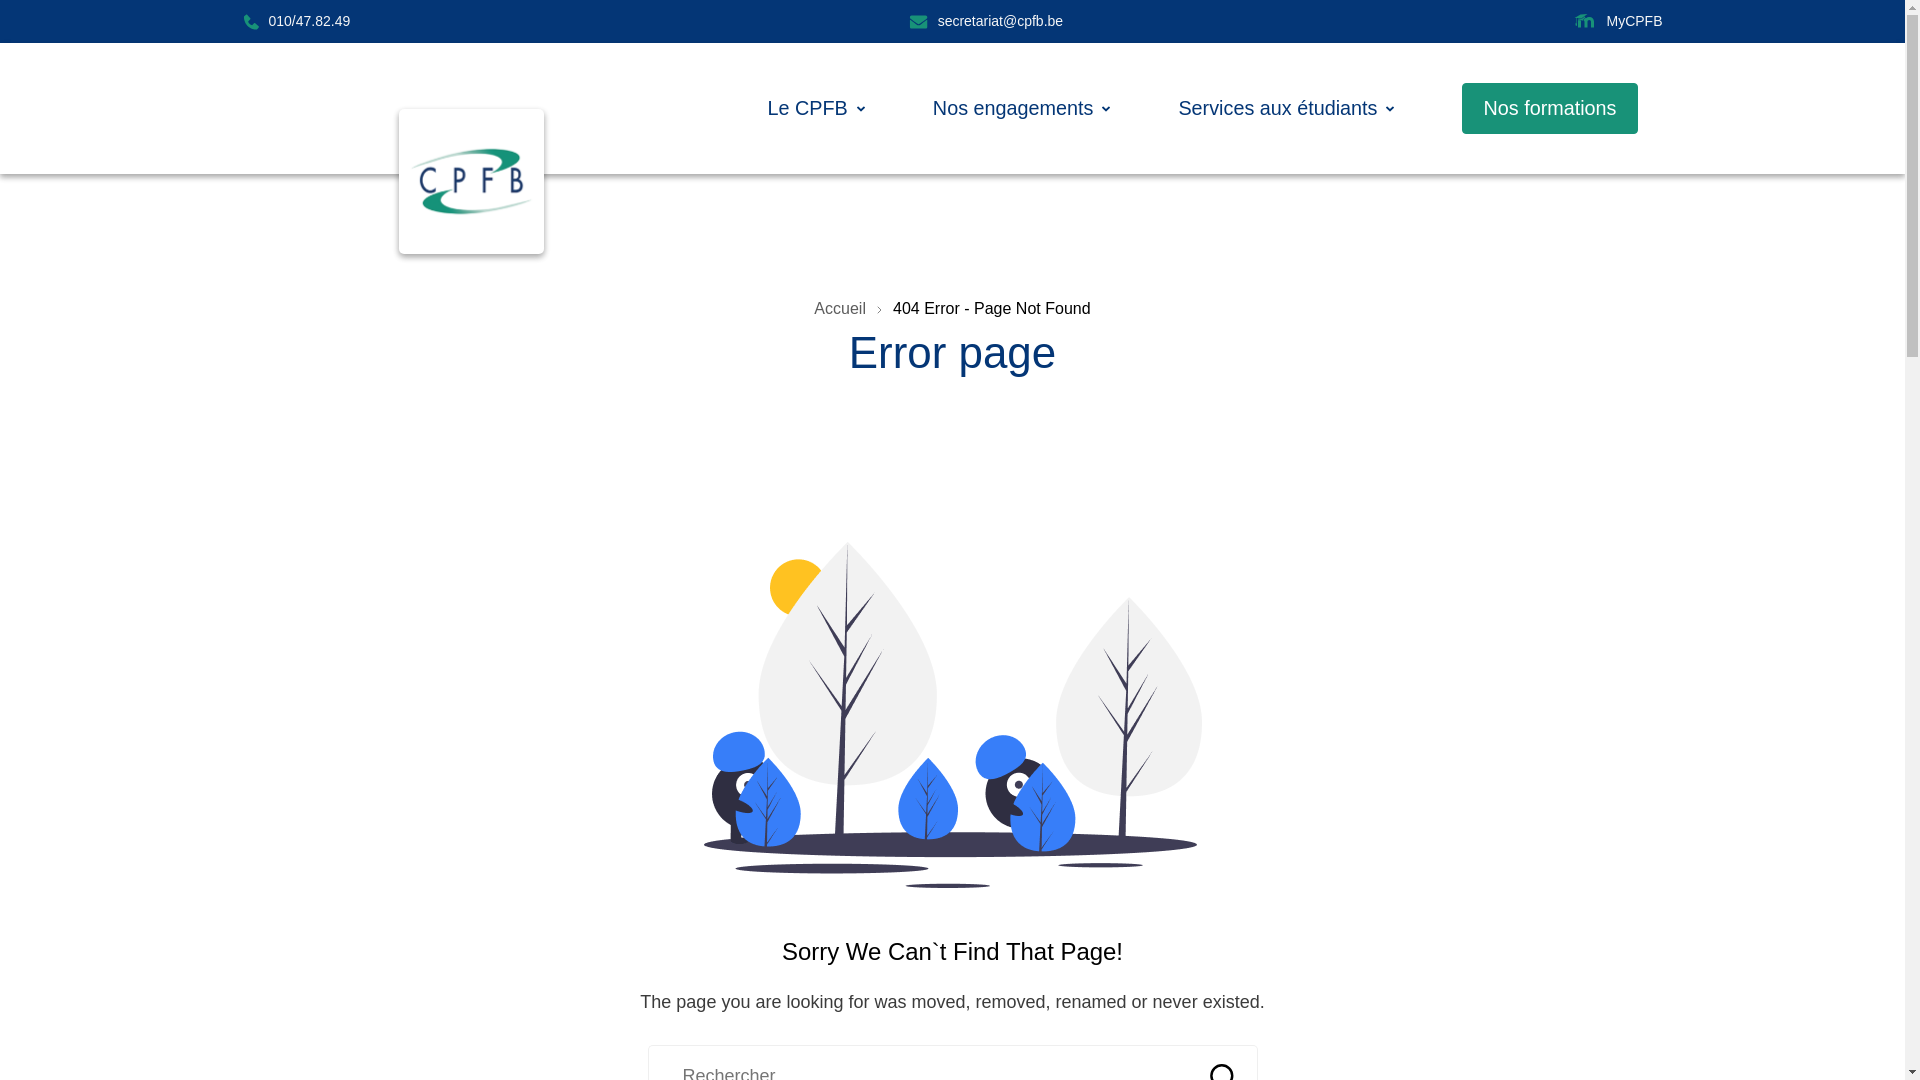 This screenshot has height=1080, width=1920. I want to click on 'secretariat@cpfb.be', so click(986, 21).